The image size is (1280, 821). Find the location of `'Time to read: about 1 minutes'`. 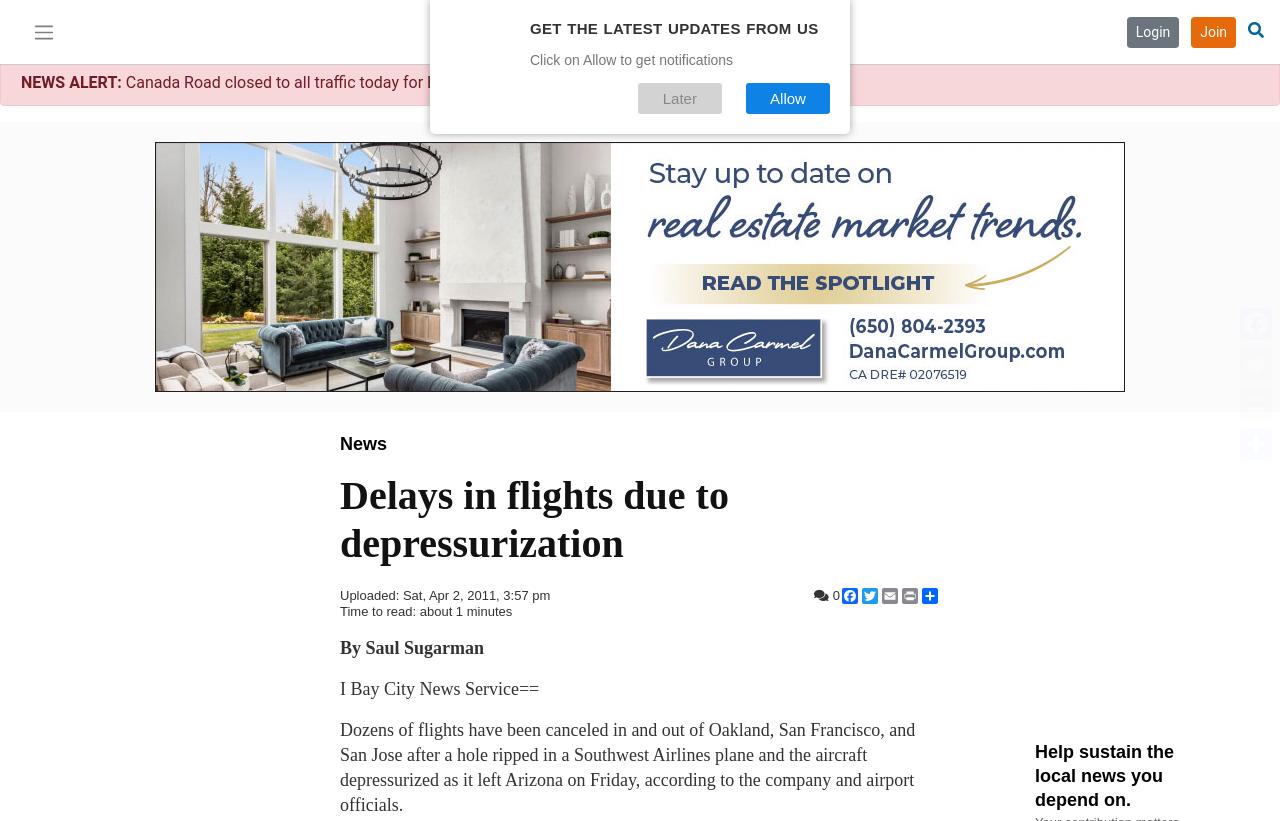

'Time to read: about 1 minutes' is located at coordinates (339, 611).